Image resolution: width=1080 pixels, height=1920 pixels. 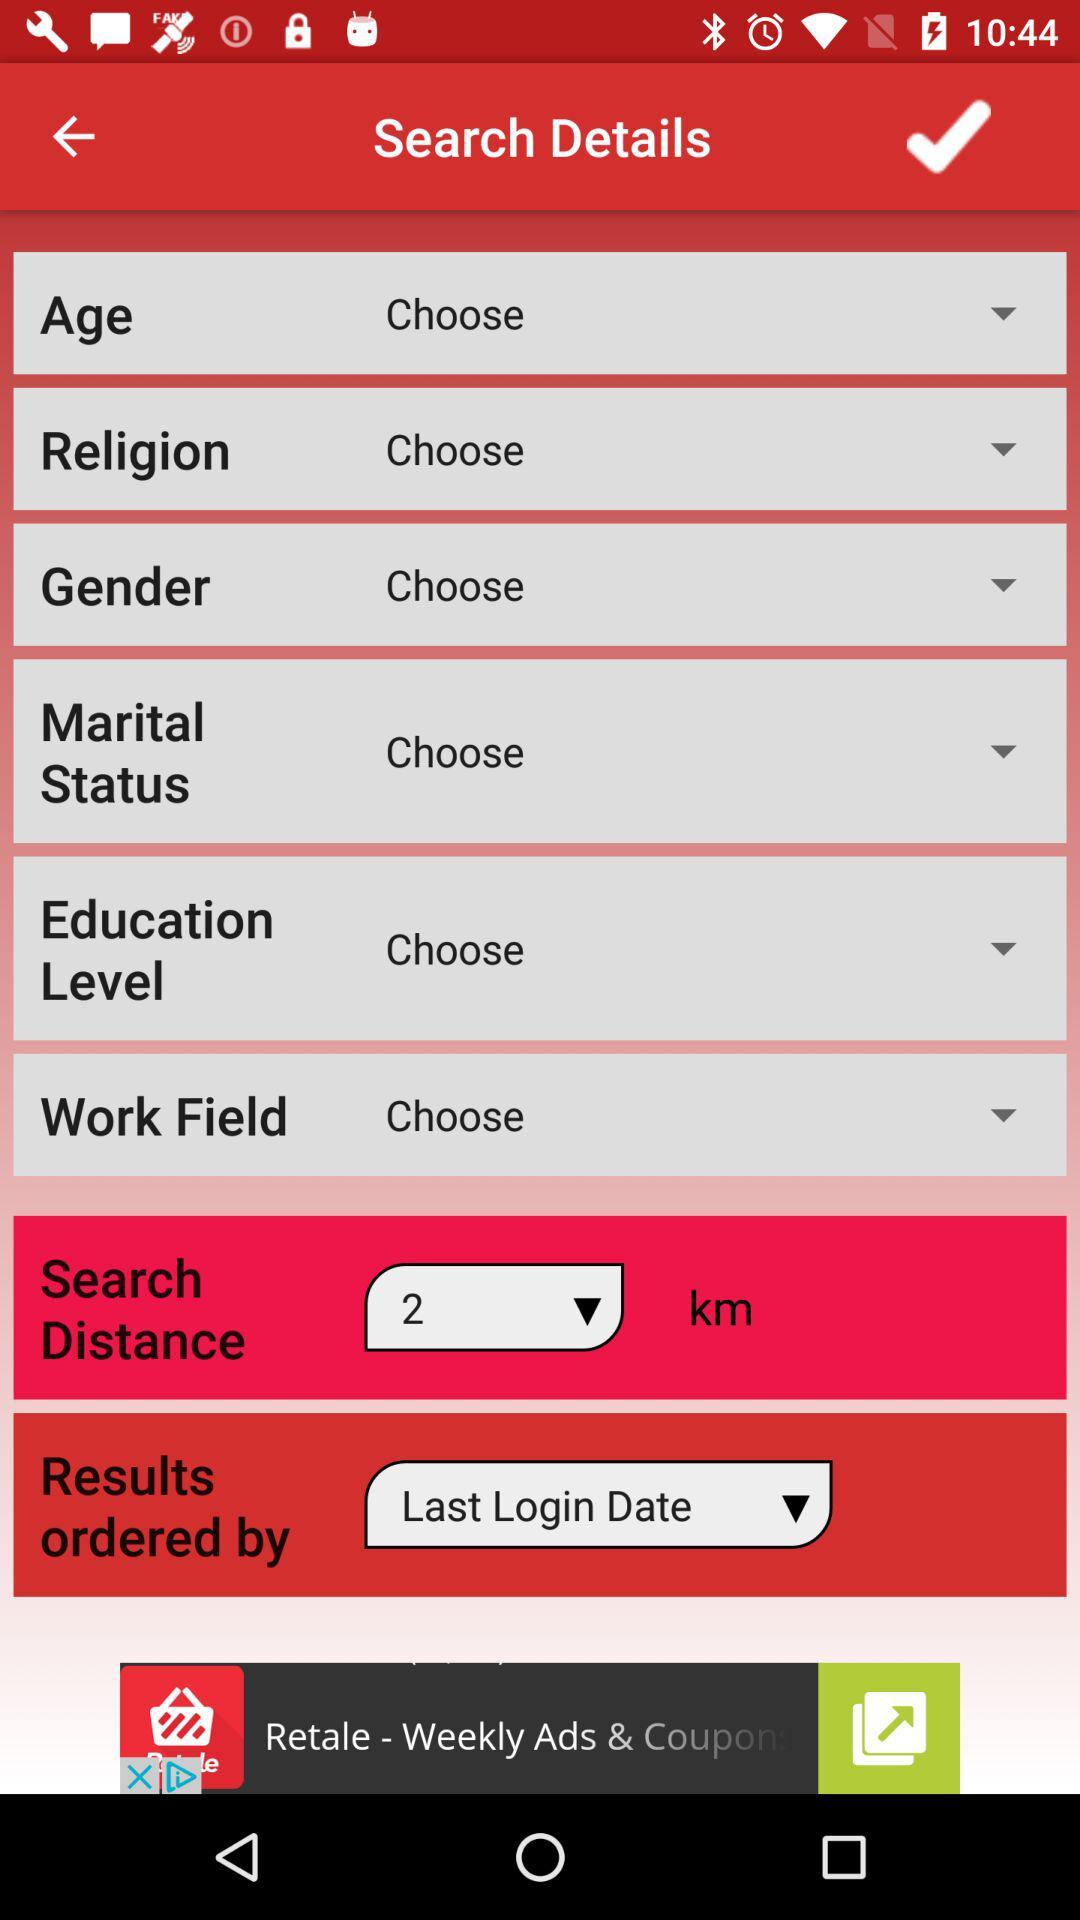 I want to click on advertisement, so click(x=540, y=1727).